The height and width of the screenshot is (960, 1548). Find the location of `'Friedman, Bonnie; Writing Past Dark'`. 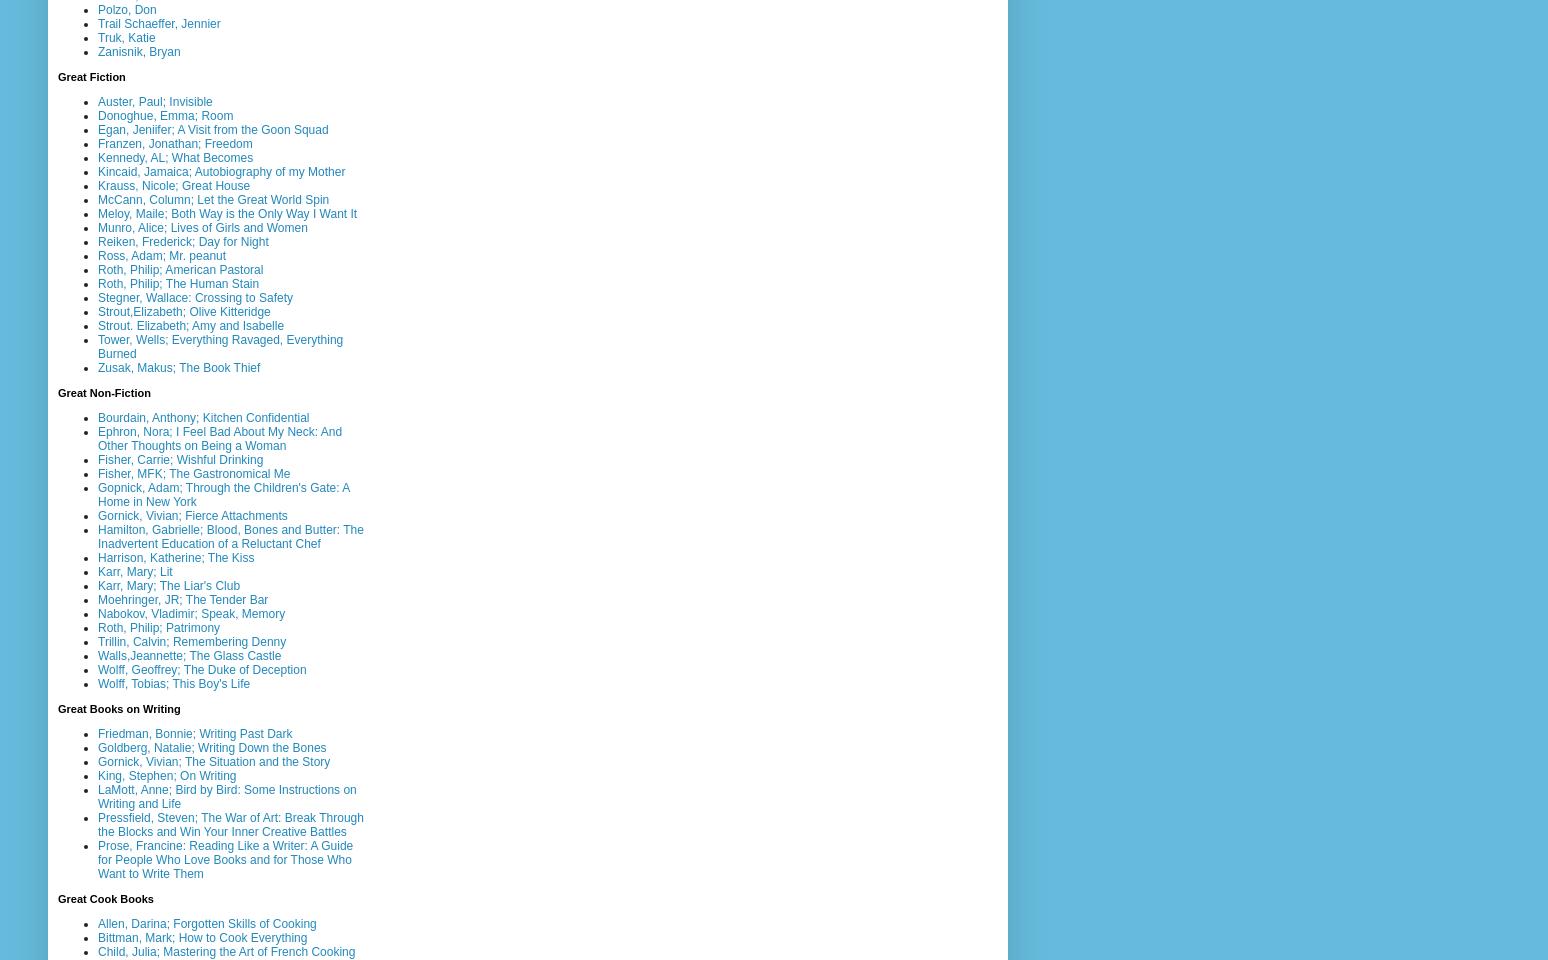

'Friedman, Bonnie; Writing Past Dark' is located at coordinates (194, 731).